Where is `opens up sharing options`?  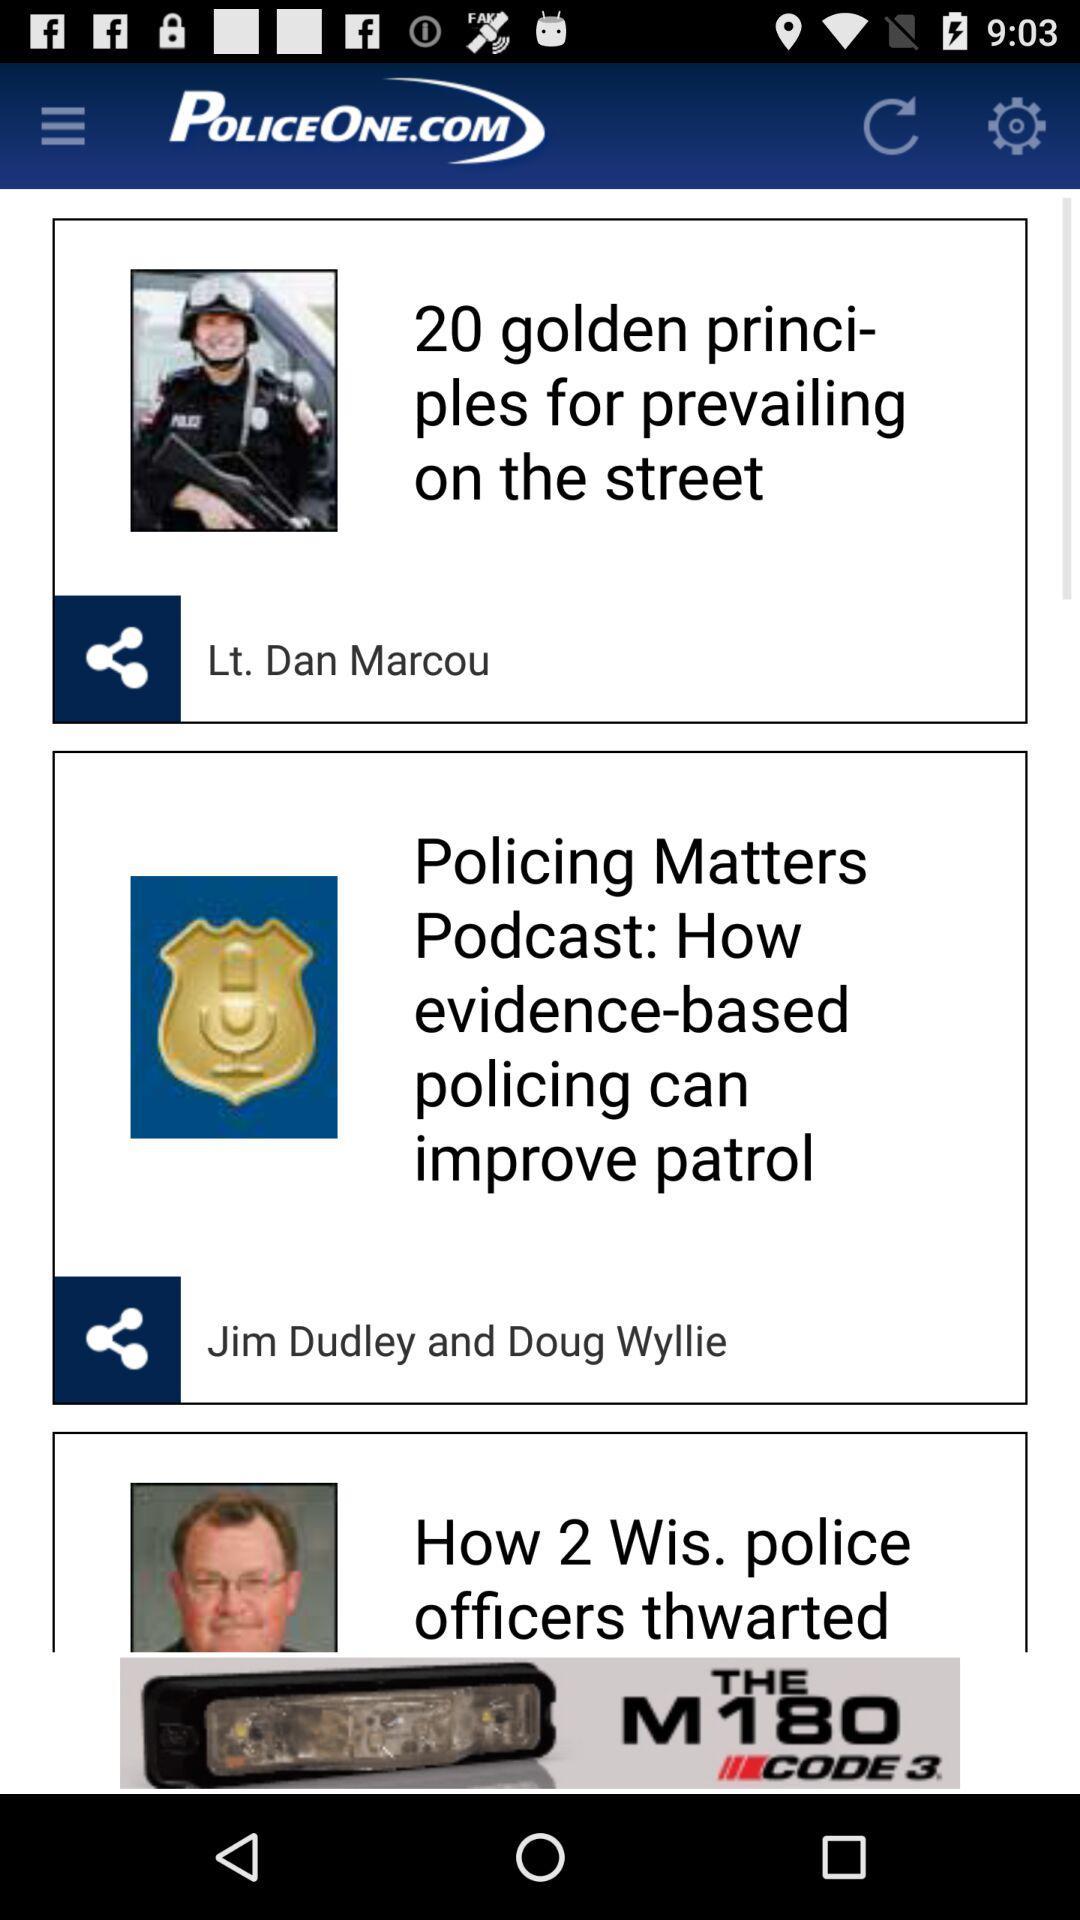
opens up sharing options is located at coordinates (117, 658).